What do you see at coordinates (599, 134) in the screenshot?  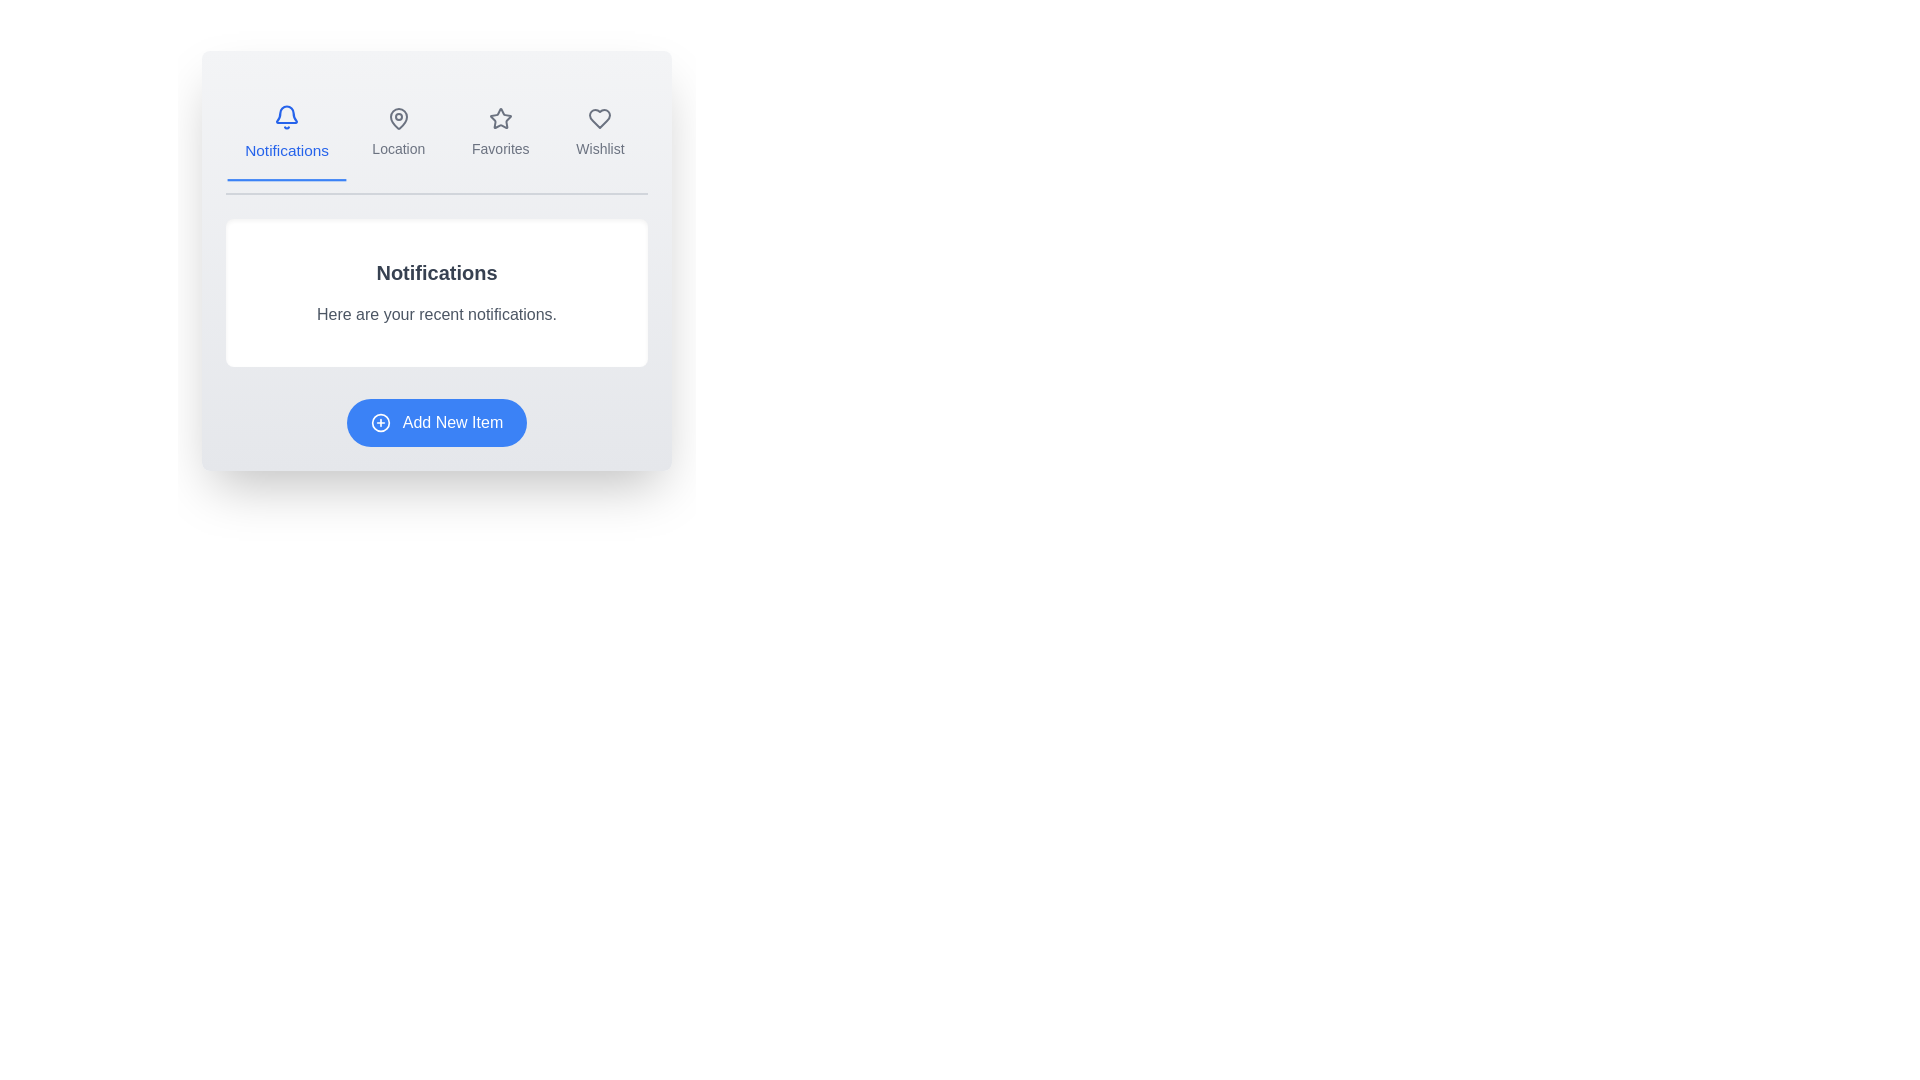 I see `the tab labeled Wishlist` at bounding box center [599, 134].